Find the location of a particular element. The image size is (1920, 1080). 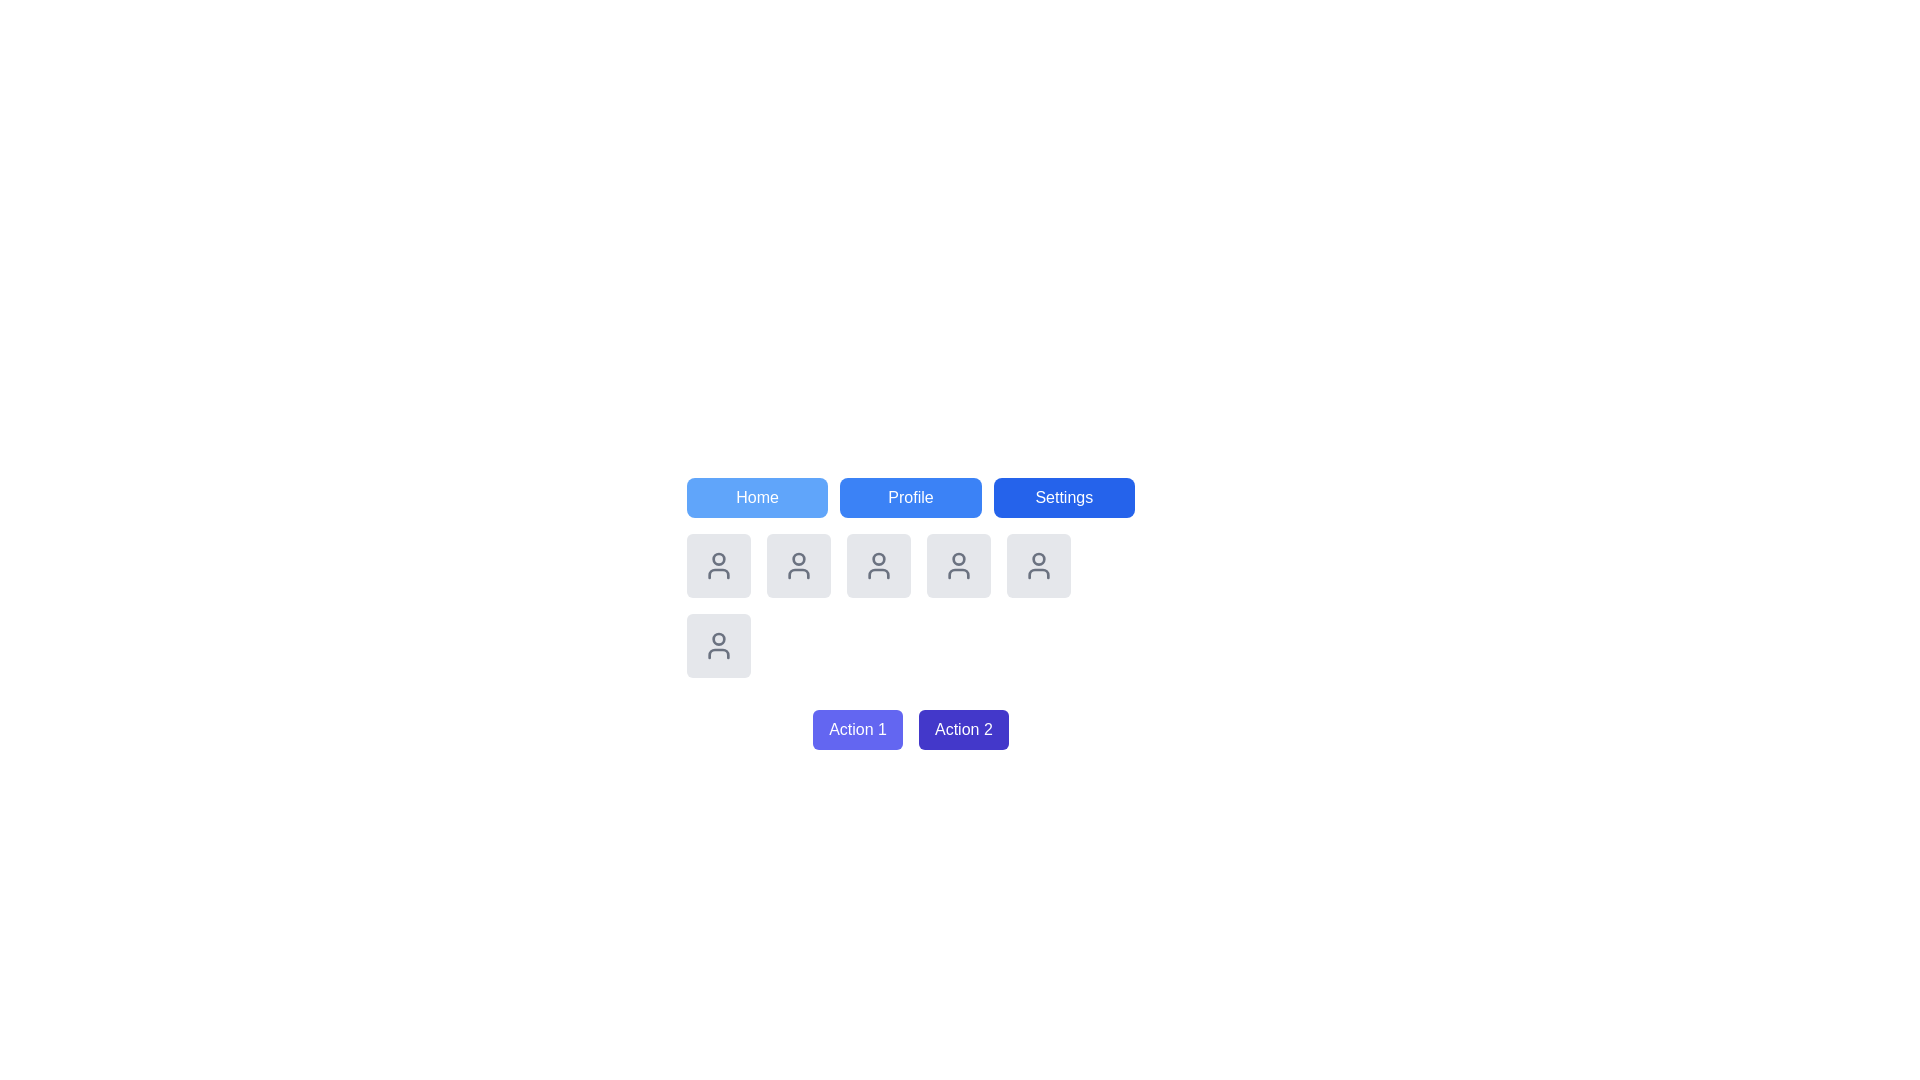

the non-interactive user or profile icon button located in the first row of the grid, fifth from the left is located at coordinates (958, 566).